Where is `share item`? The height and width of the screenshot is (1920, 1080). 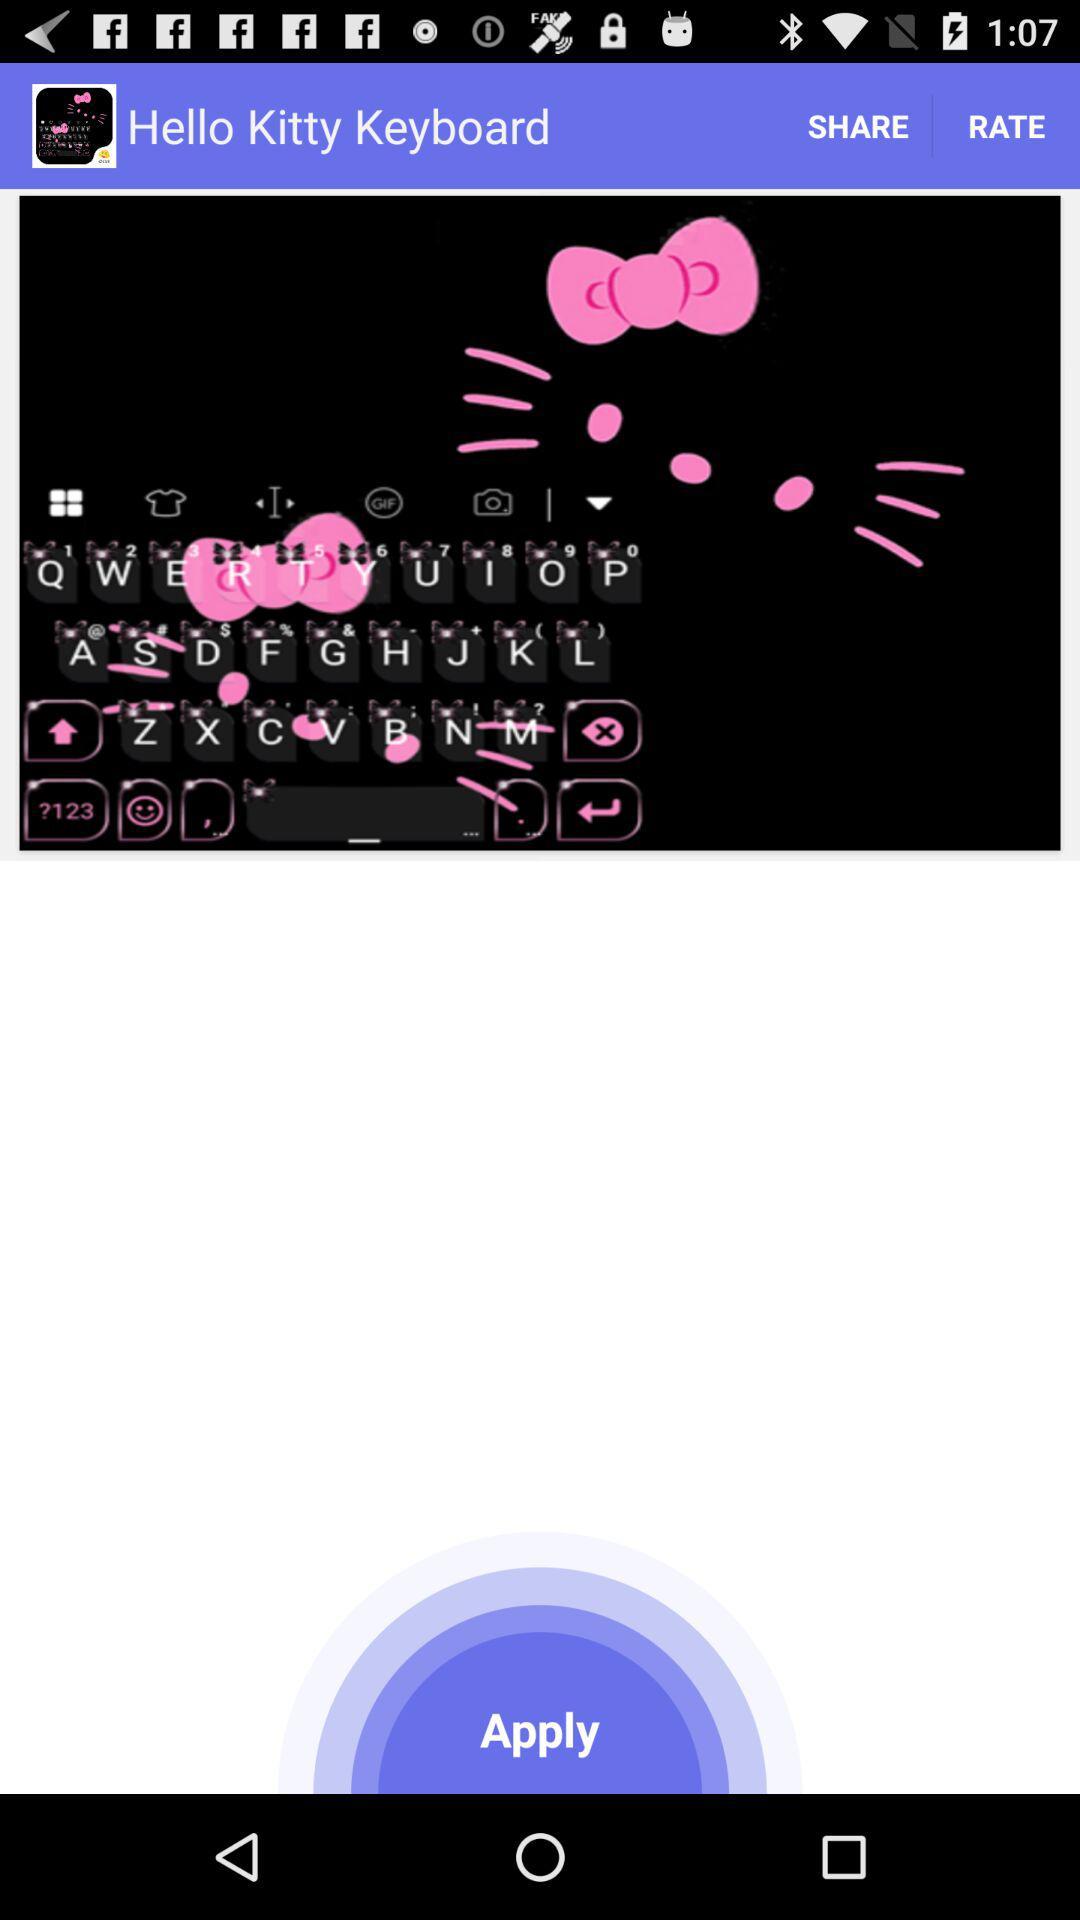
share item is located at coordinates (856, 124).